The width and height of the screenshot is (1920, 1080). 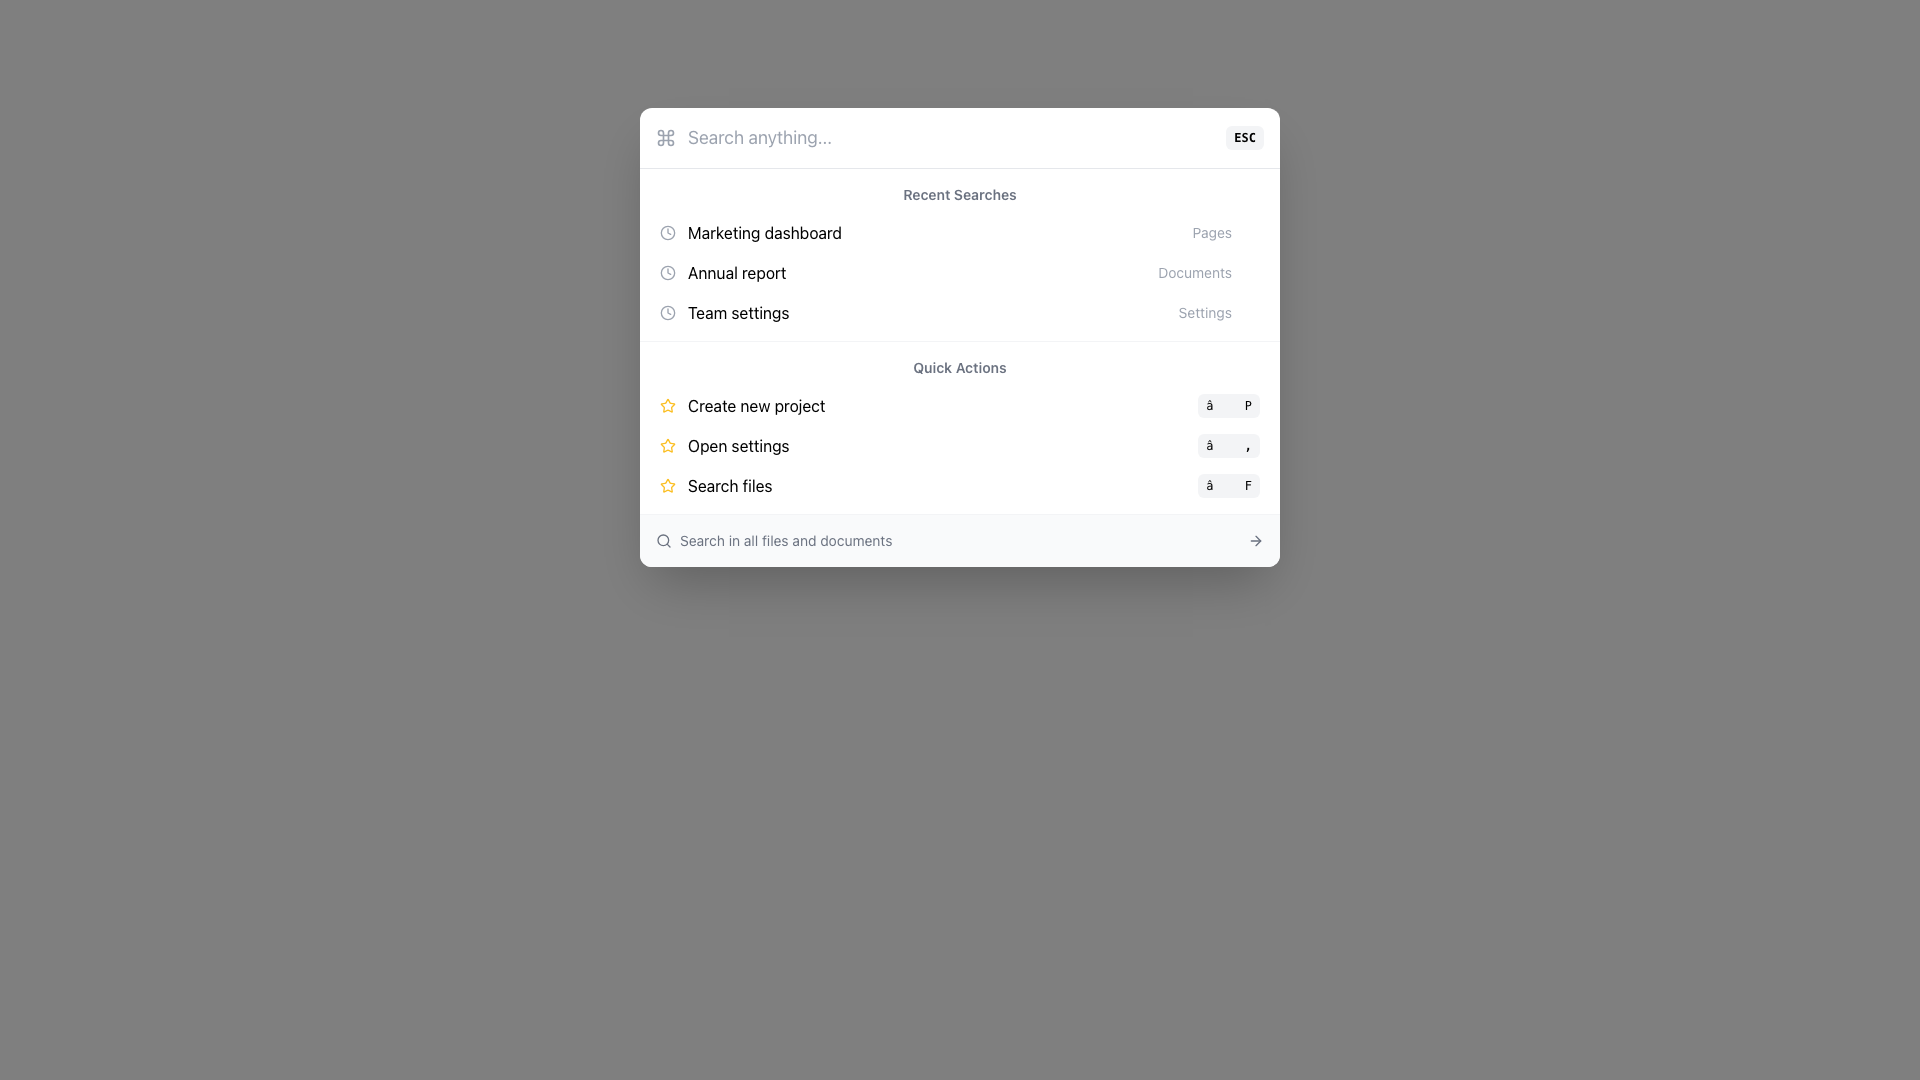 I want to click on the icon located in the leftmost section of the 'Search files' list item under the 'Quick Actions' section, so click(x=667, y=486).